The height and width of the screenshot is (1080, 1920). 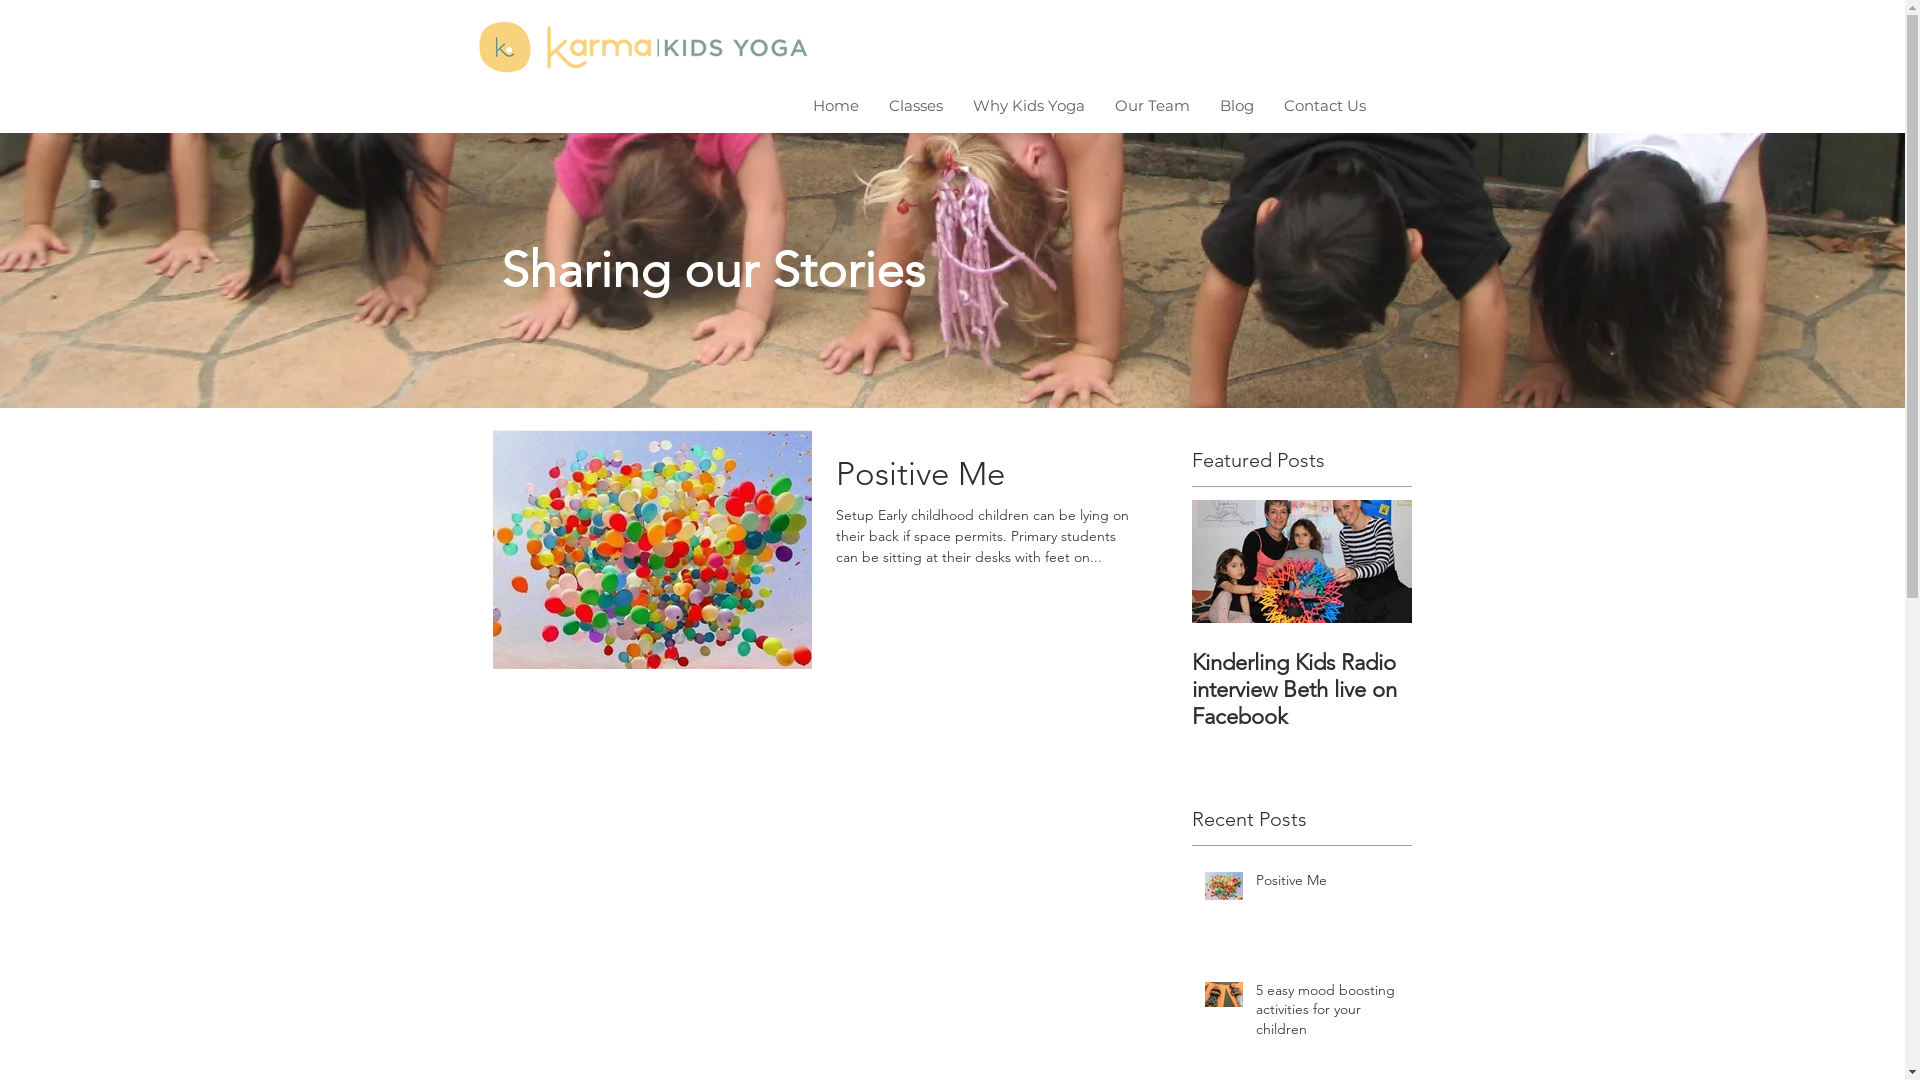 I want to click on 'Classes', so click(x=915, y=105).